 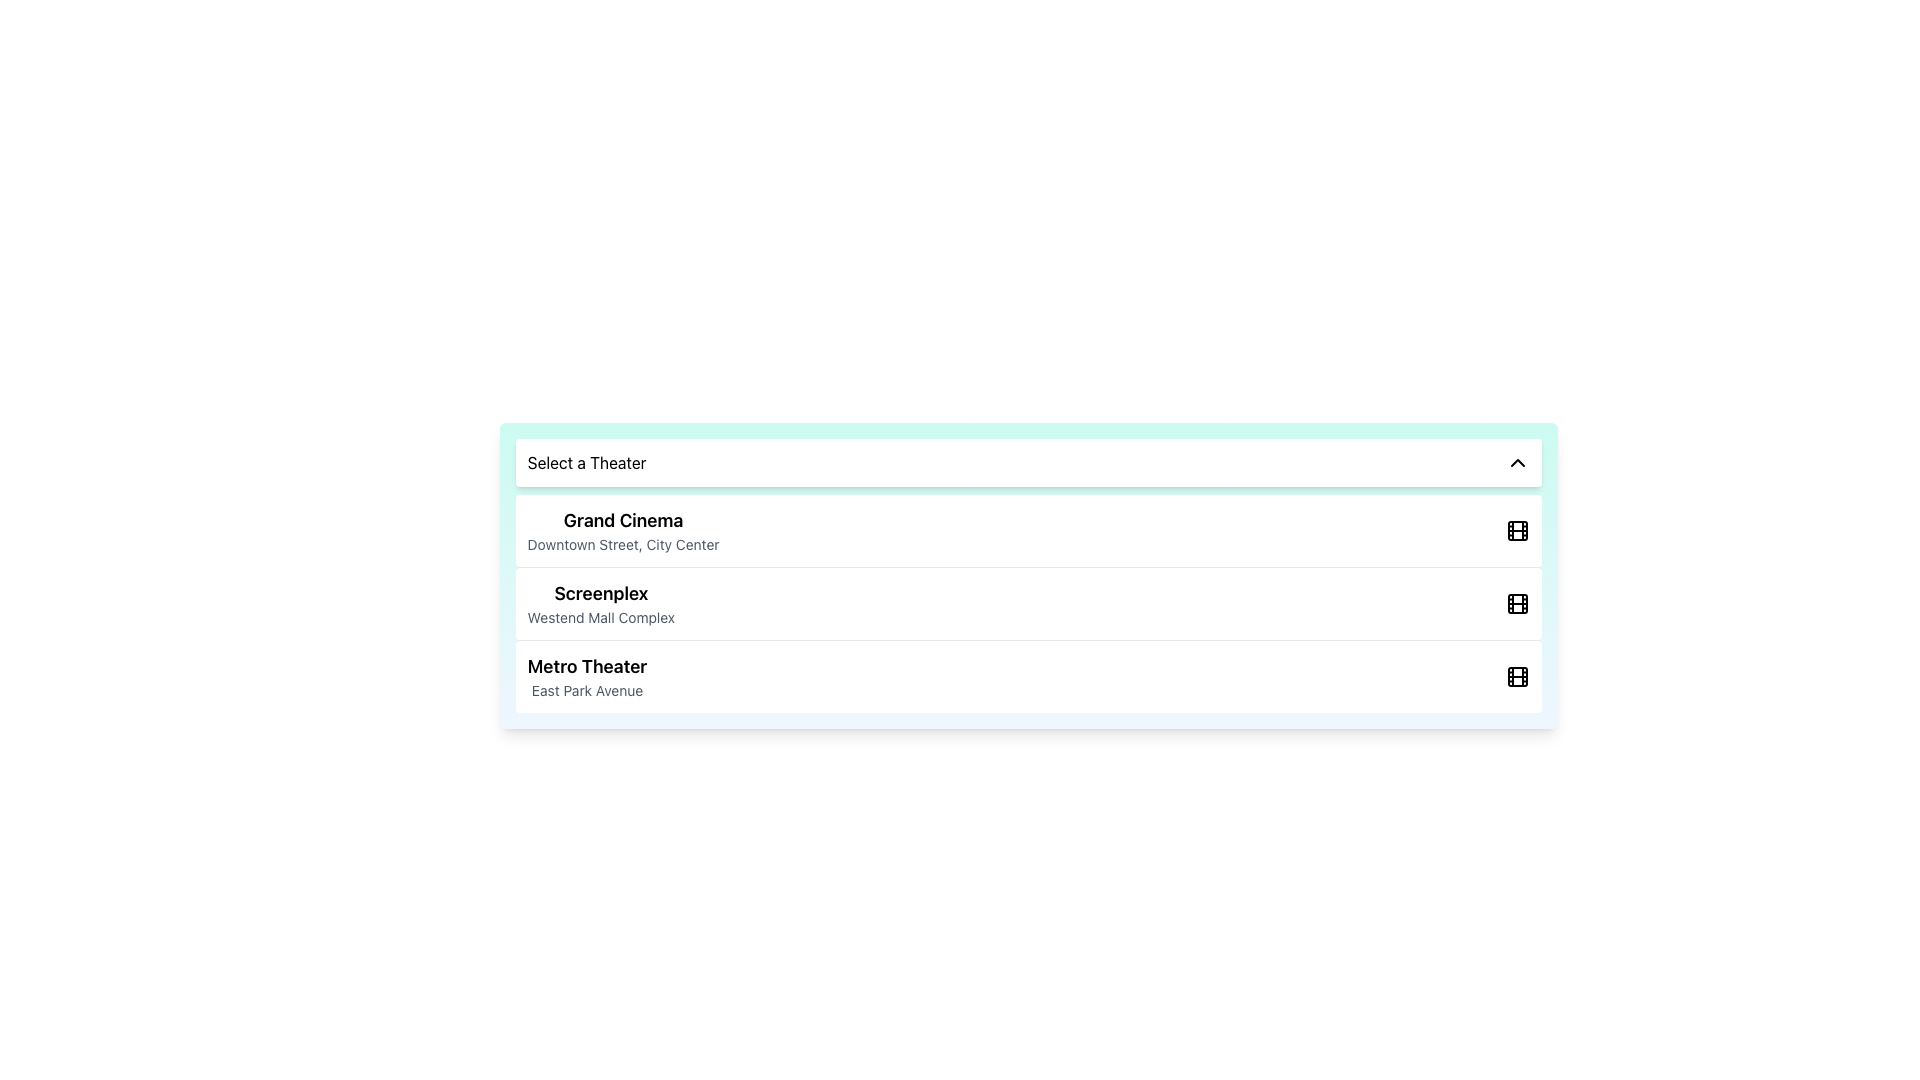 What do you see at coordinates (622, 530) in the screenshot?
I see `the List Item displaying 'Grand Cinema'` at bounding box center [622, 530].